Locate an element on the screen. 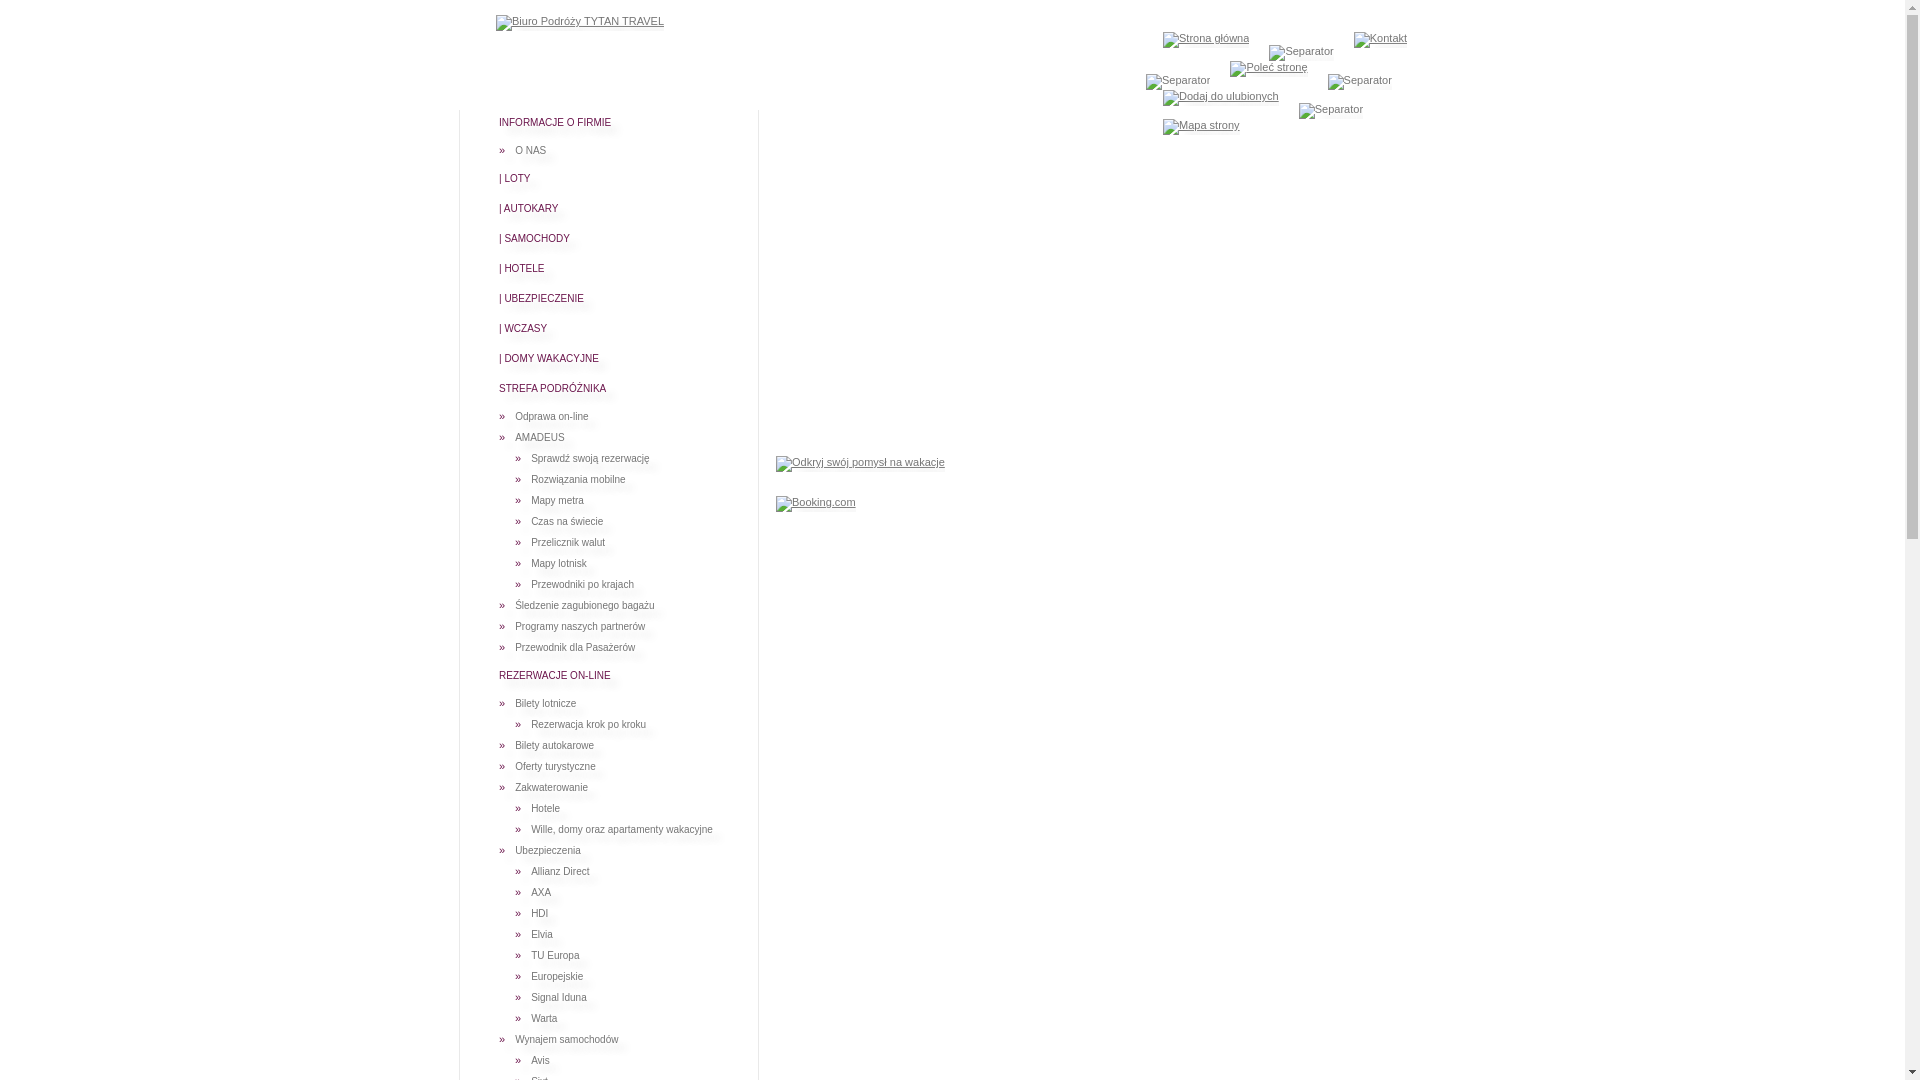  'Przewodniki po krajach' is located at coordinates (581, 585).